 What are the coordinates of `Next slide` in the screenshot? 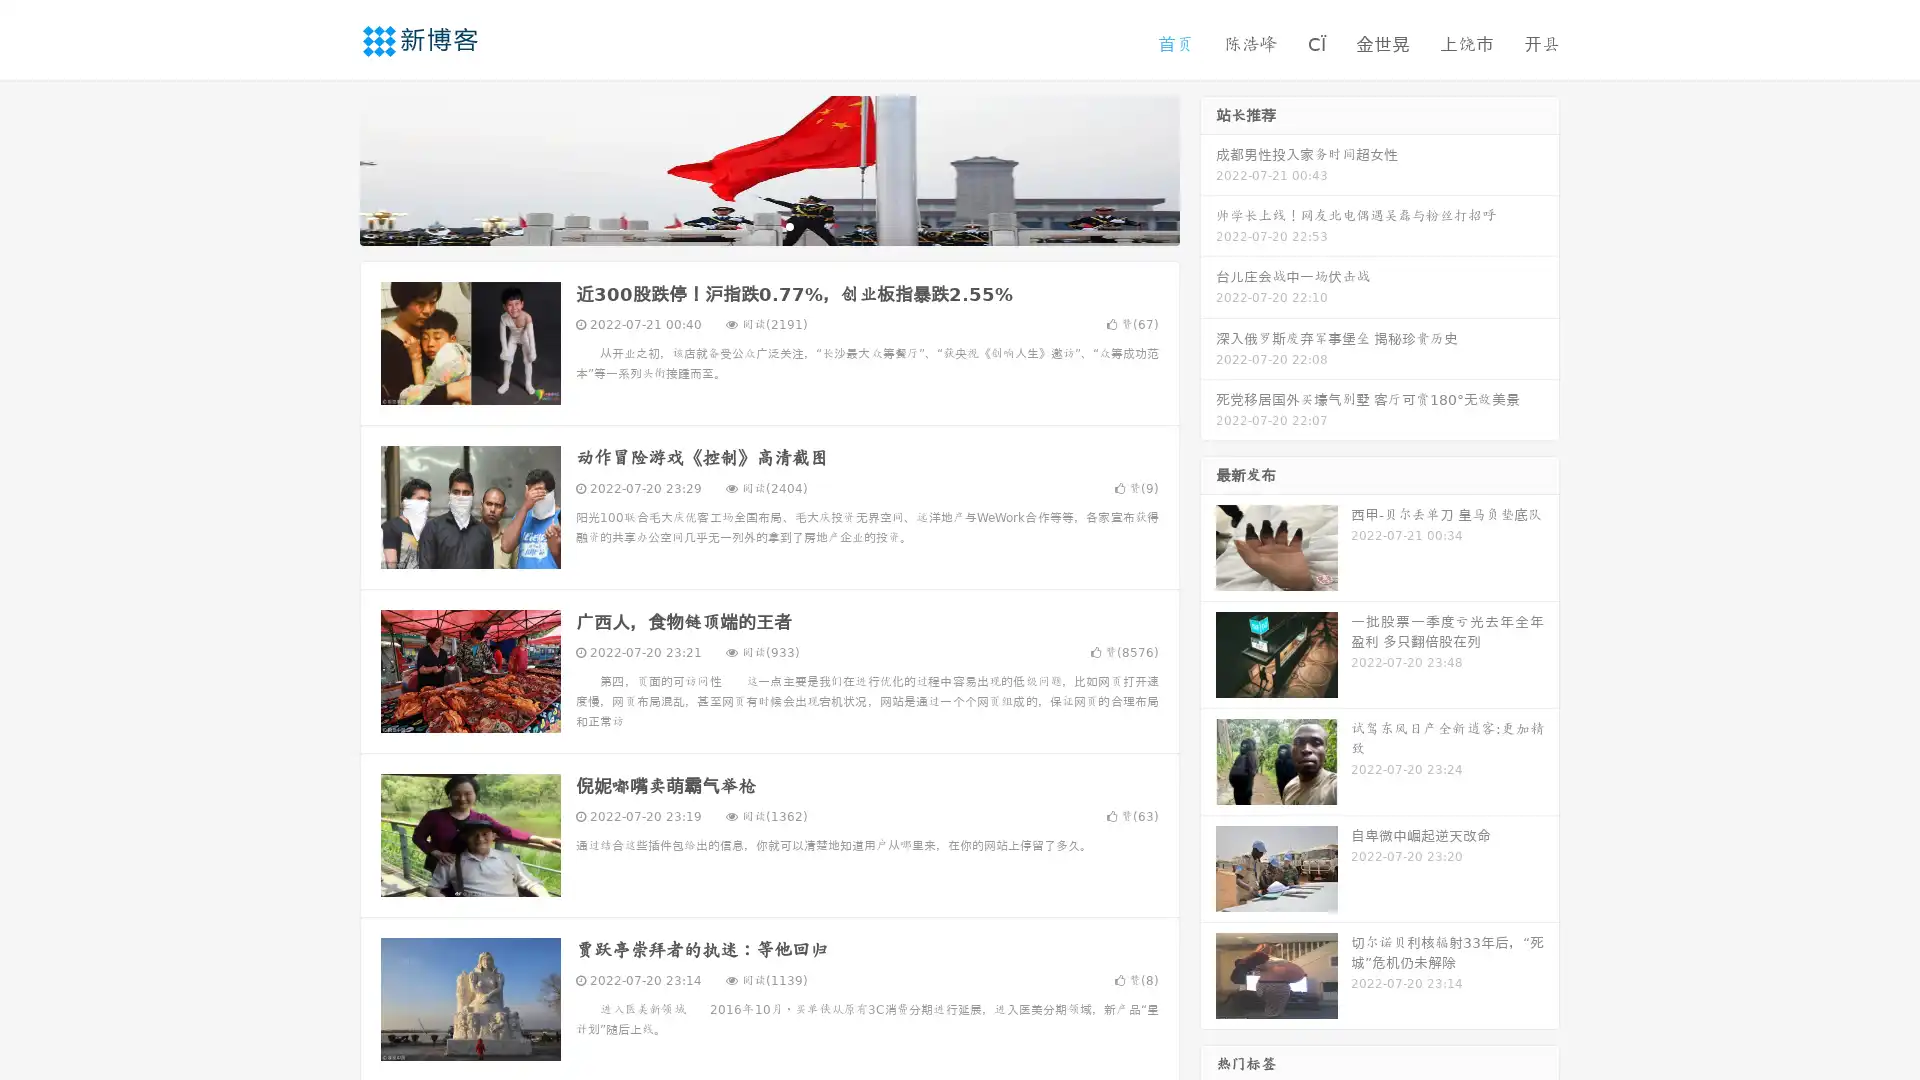 It's located at (1208, 168).